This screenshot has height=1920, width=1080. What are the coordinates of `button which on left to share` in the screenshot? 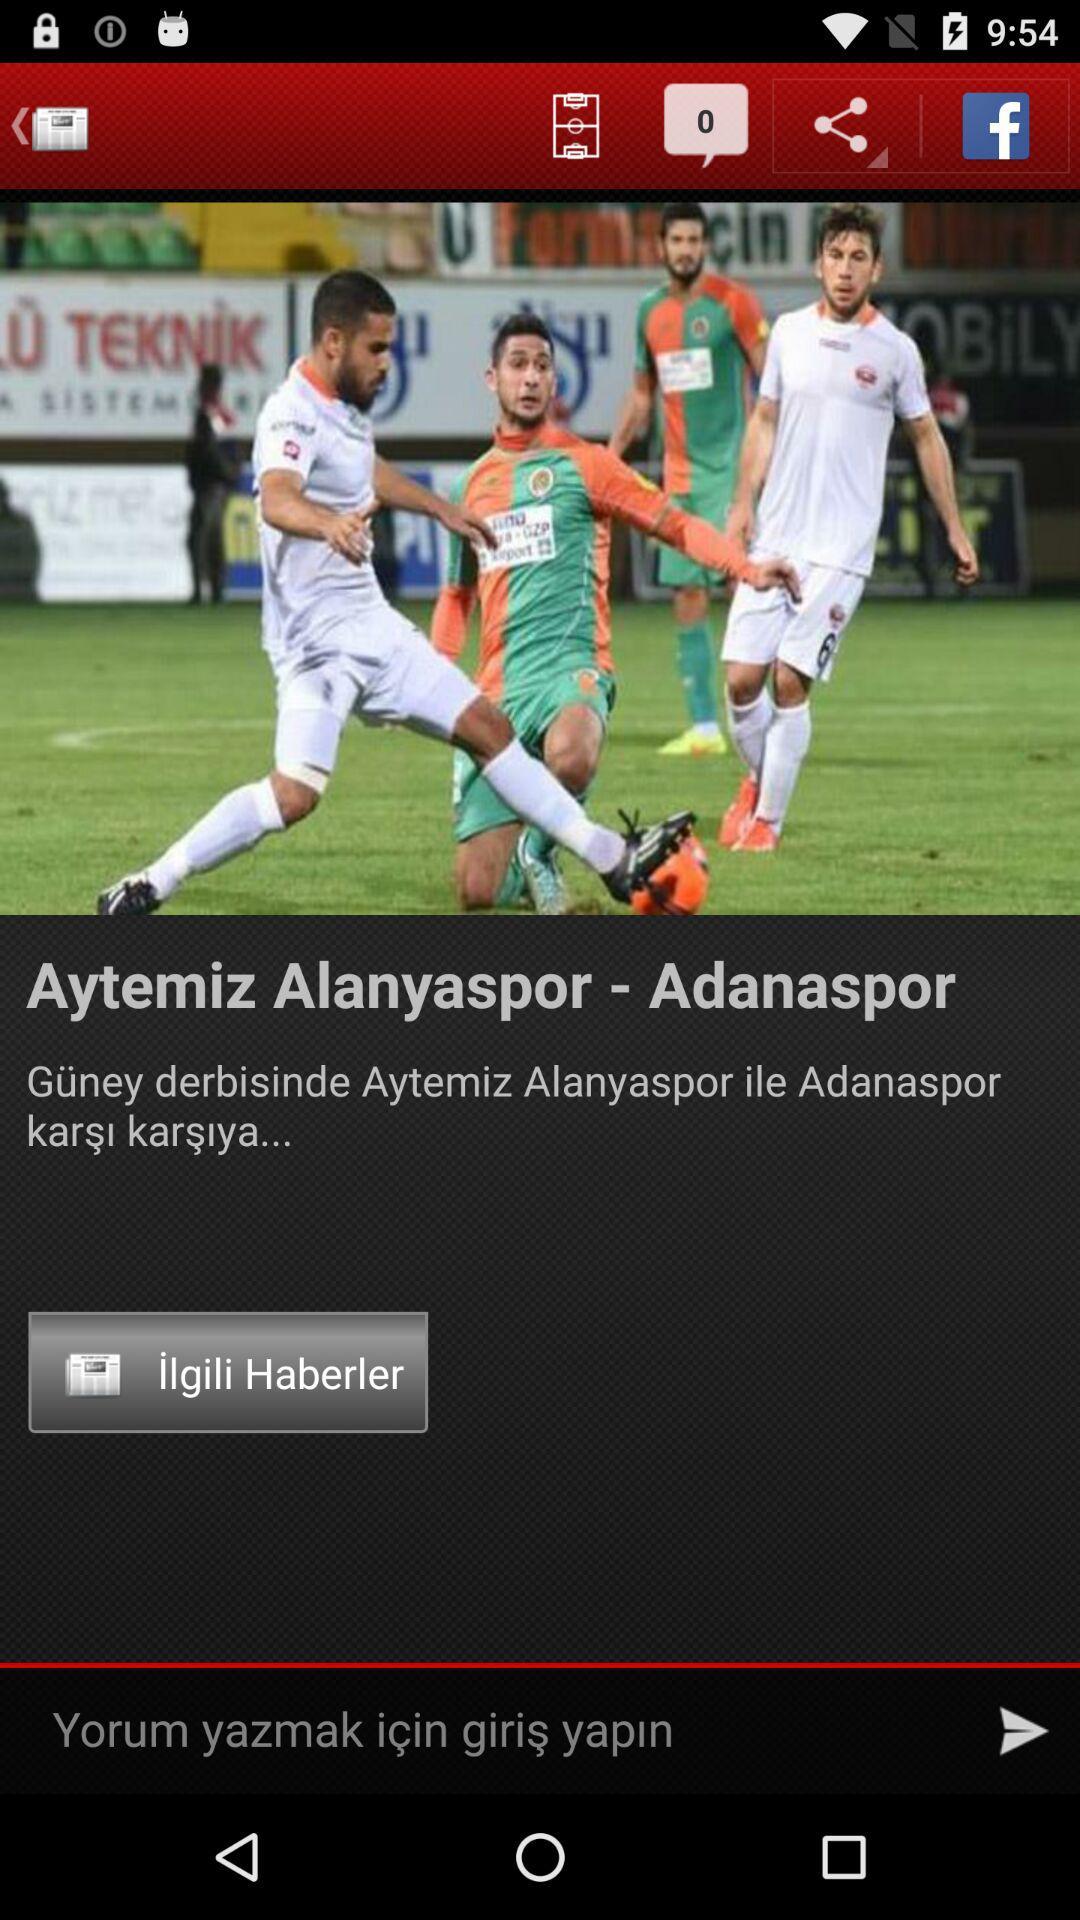 It's located at (704, 124).